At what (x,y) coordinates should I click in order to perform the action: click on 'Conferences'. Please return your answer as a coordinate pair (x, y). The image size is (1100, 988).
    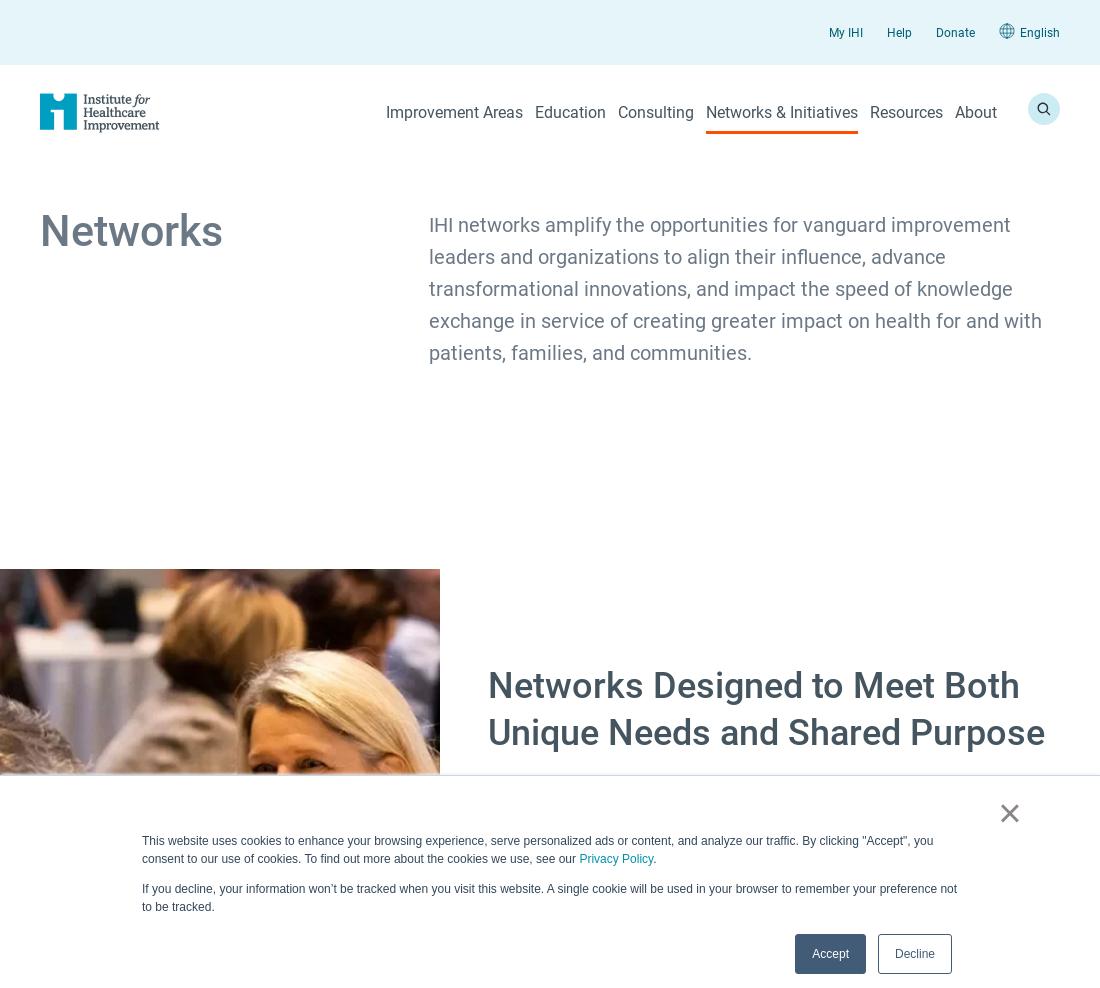
    Looking at the image, I should click on (186, 350).